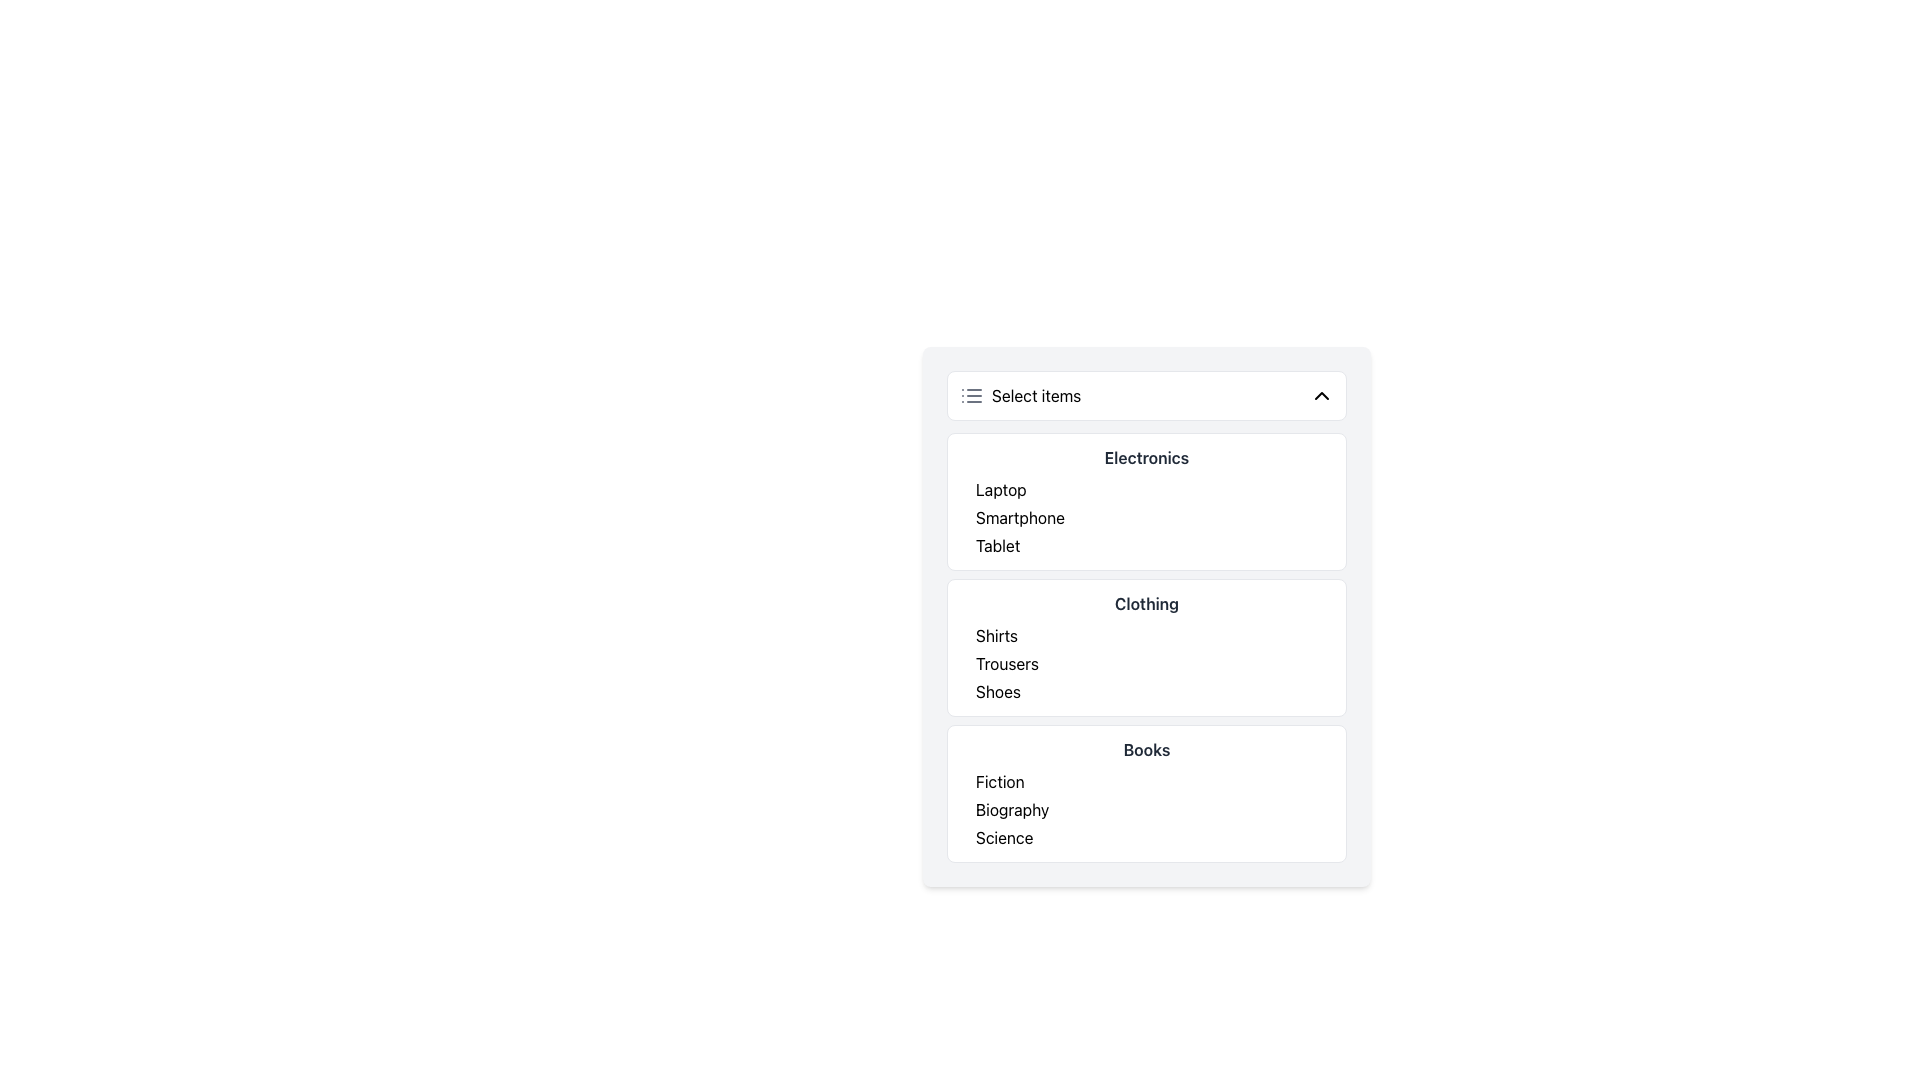 This screenshot has width=1920, height=1080. I want to click on the 'Clothing' text label which is styled in bold dark gray font and located in the middle white box of three, above 'Books' and below 'Electronics', so click(1147, 603).